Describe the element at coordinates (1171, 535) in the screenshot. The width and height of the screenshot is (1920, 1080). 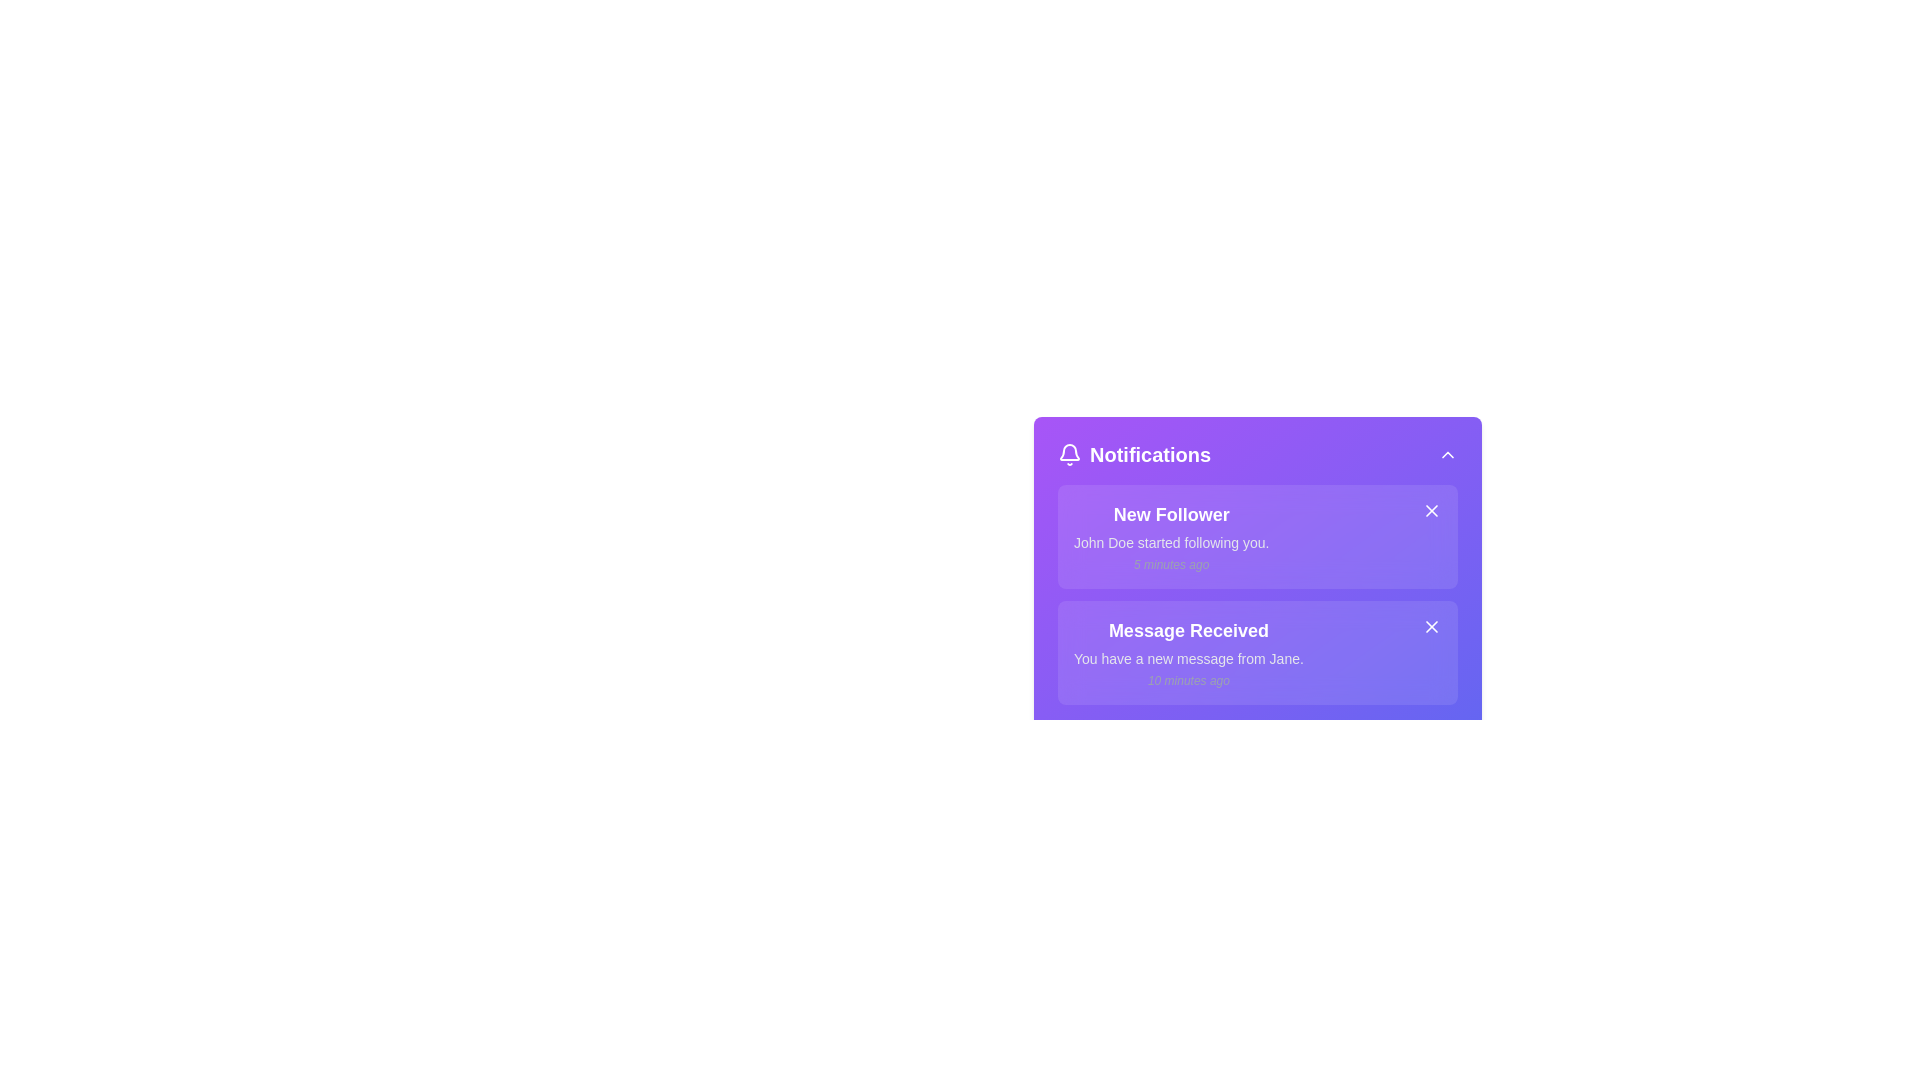
I see `the notification indicating that John Doe has started following, positioned in the notification panel as the first item above the 'Message Received' notification` at that location.